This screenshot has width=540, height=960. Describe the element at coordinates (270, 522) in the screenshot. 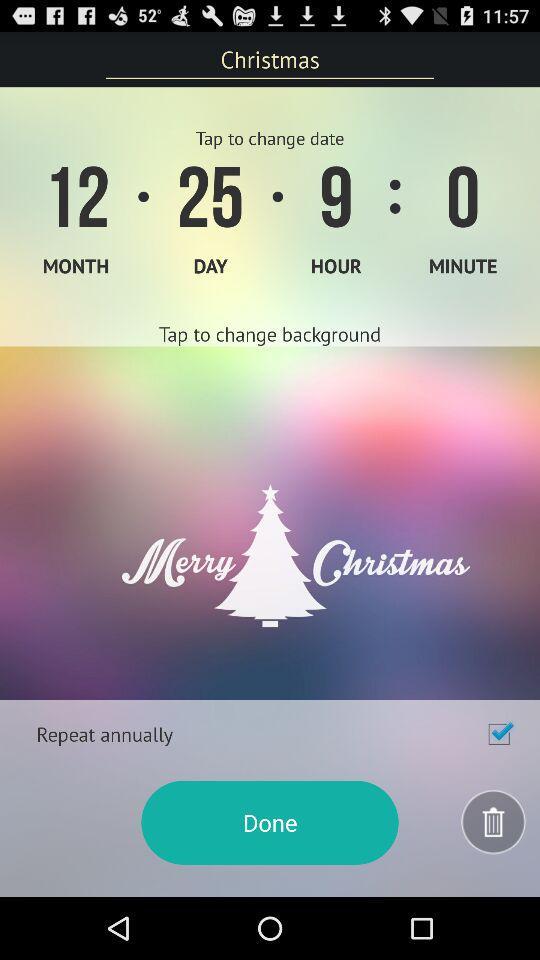

I see `icon below the tap to change` at that location.